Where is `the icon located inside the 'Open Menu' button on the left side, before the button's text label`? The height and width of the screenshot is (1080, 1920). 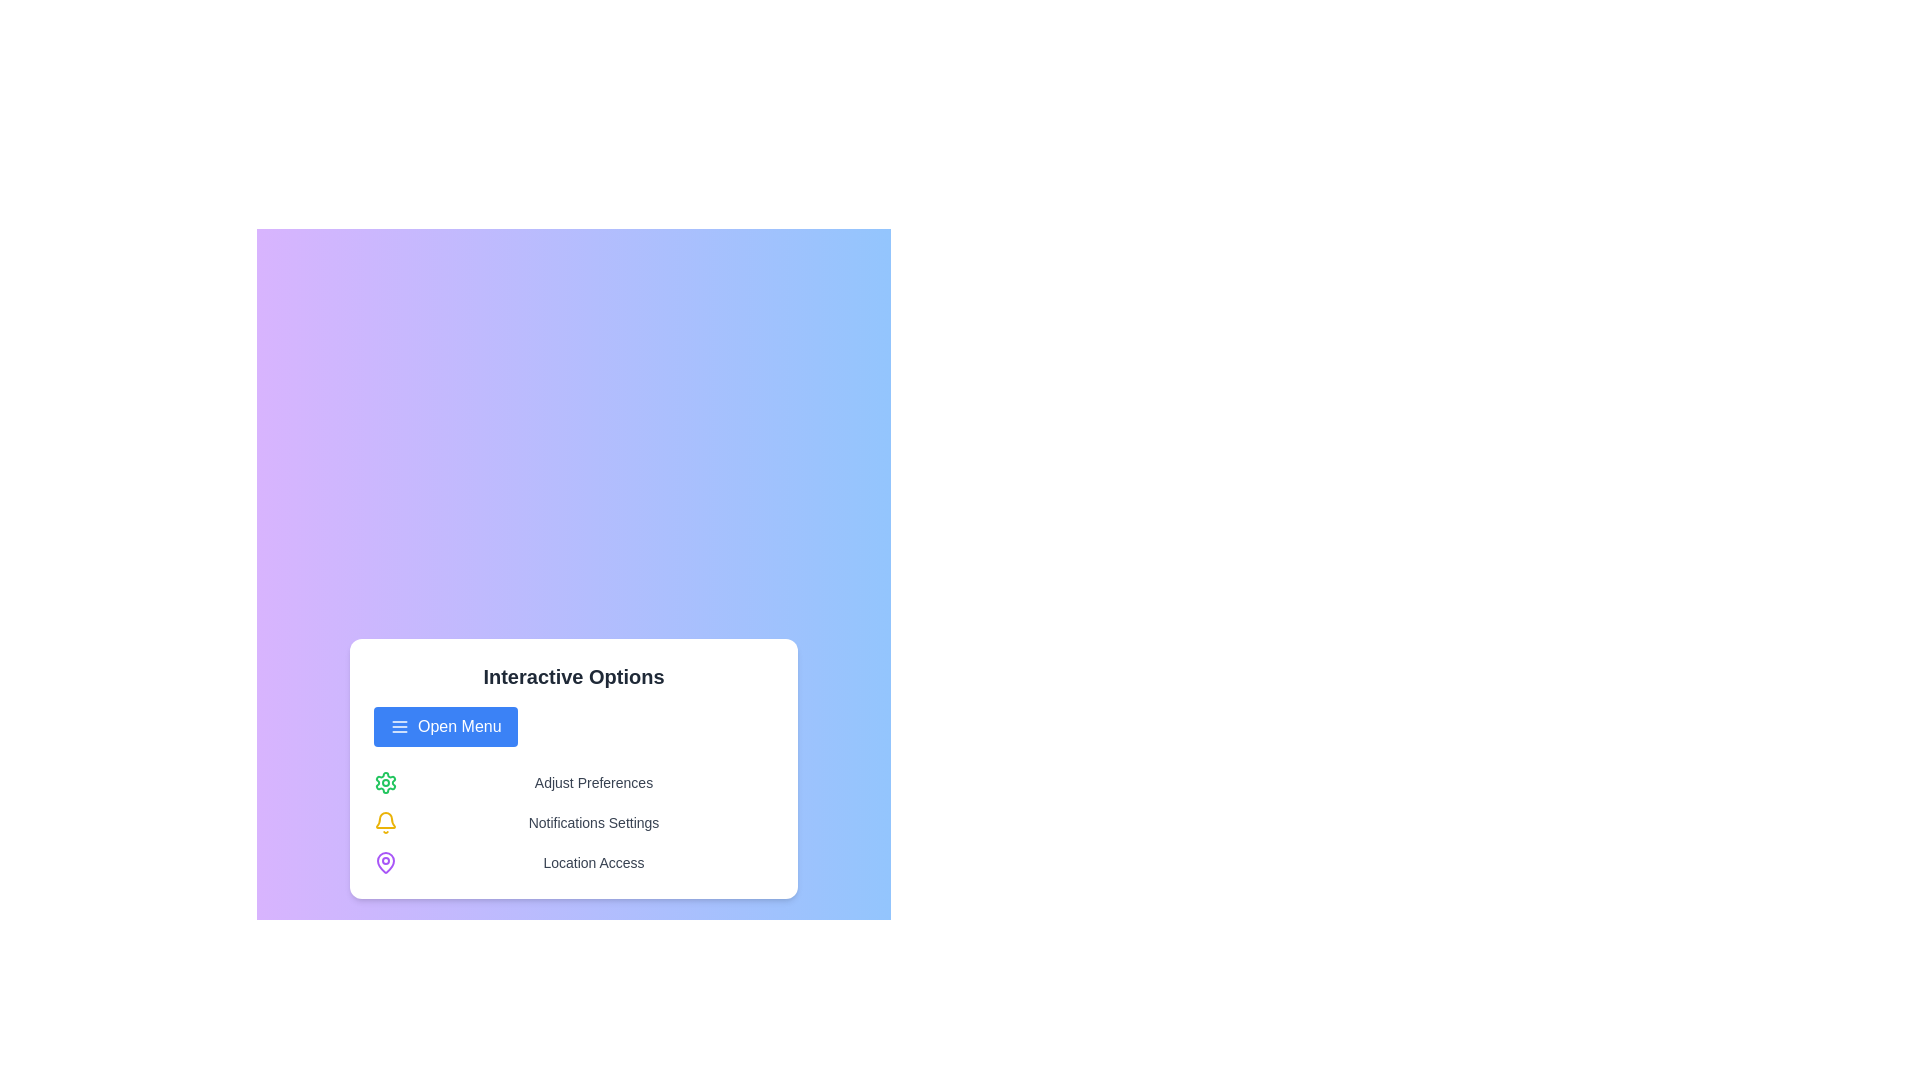 the icon located inside the 'Open Menu' button on the left side, before the button's text label is located at coordinates (399, 726).